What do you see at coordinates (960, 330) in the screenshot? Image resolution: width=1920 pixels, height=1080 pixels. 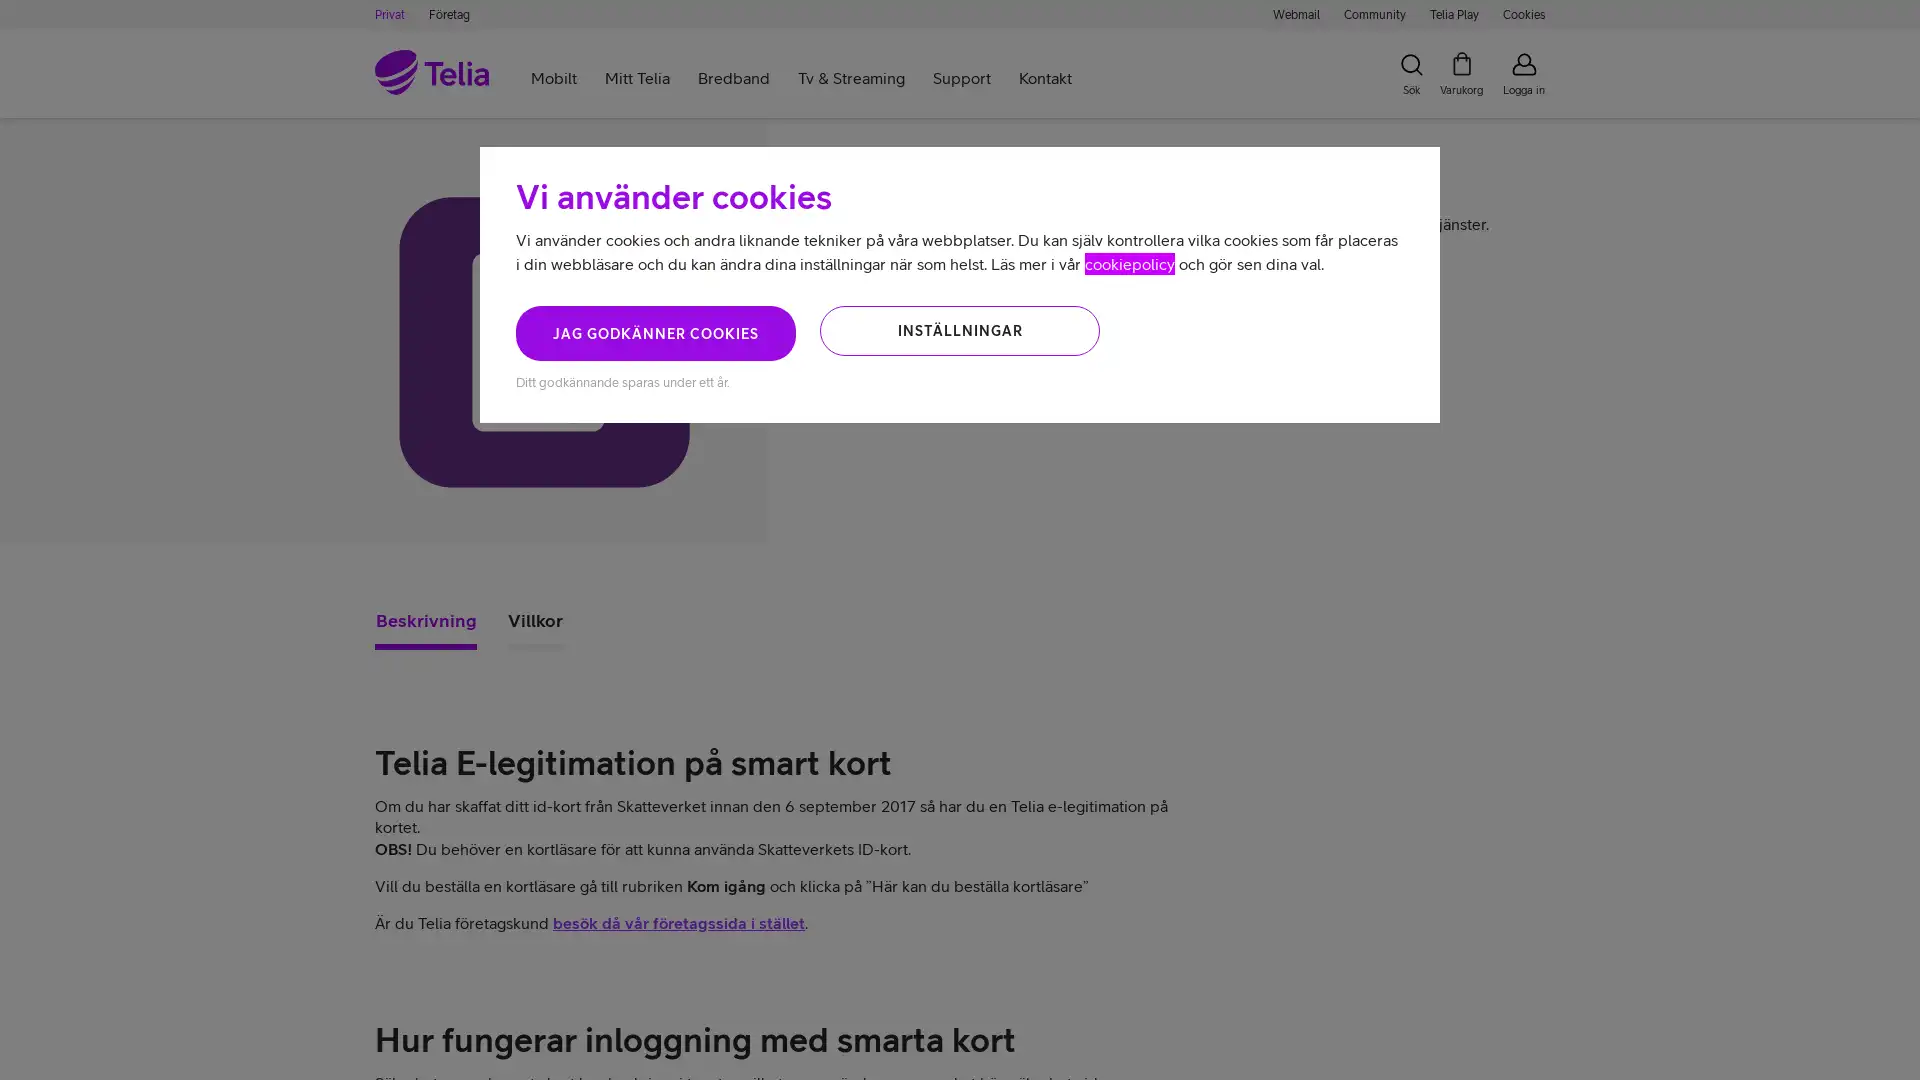 I see `INSTALLNINGAR` at bounding box center [960, 330].